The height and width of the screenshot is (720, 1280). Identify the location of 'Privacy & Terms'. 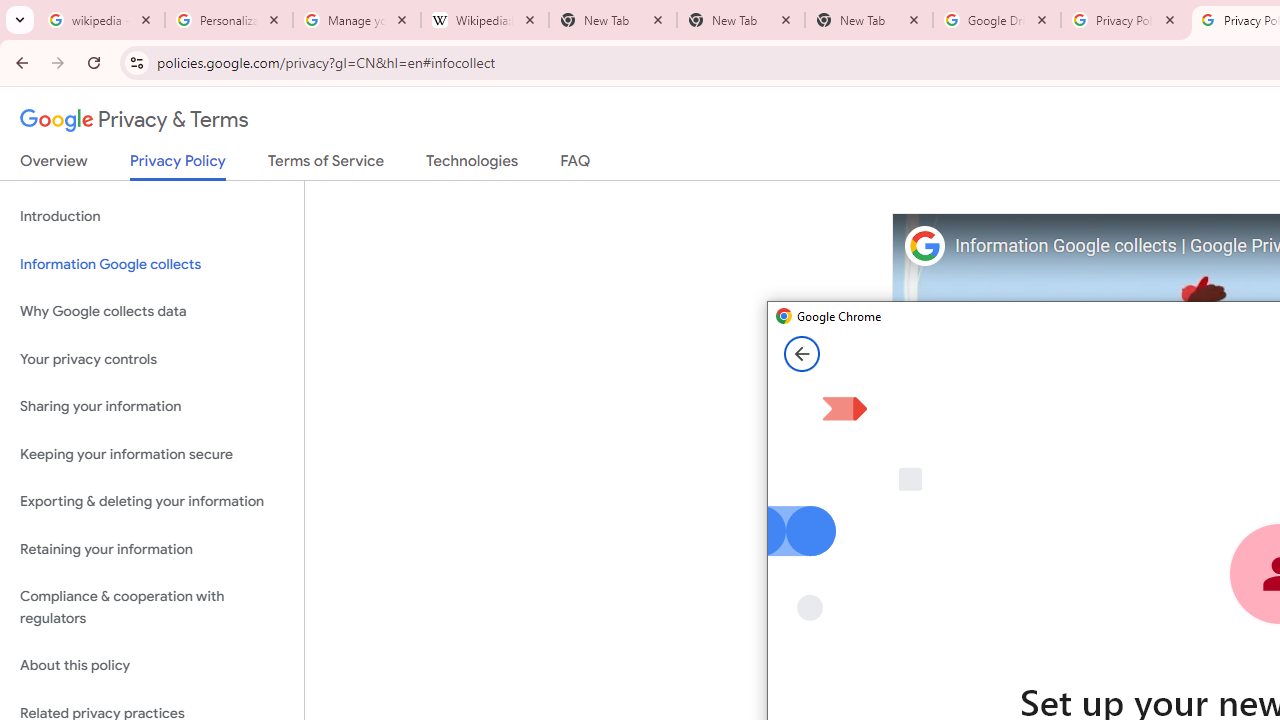
(134, 120).